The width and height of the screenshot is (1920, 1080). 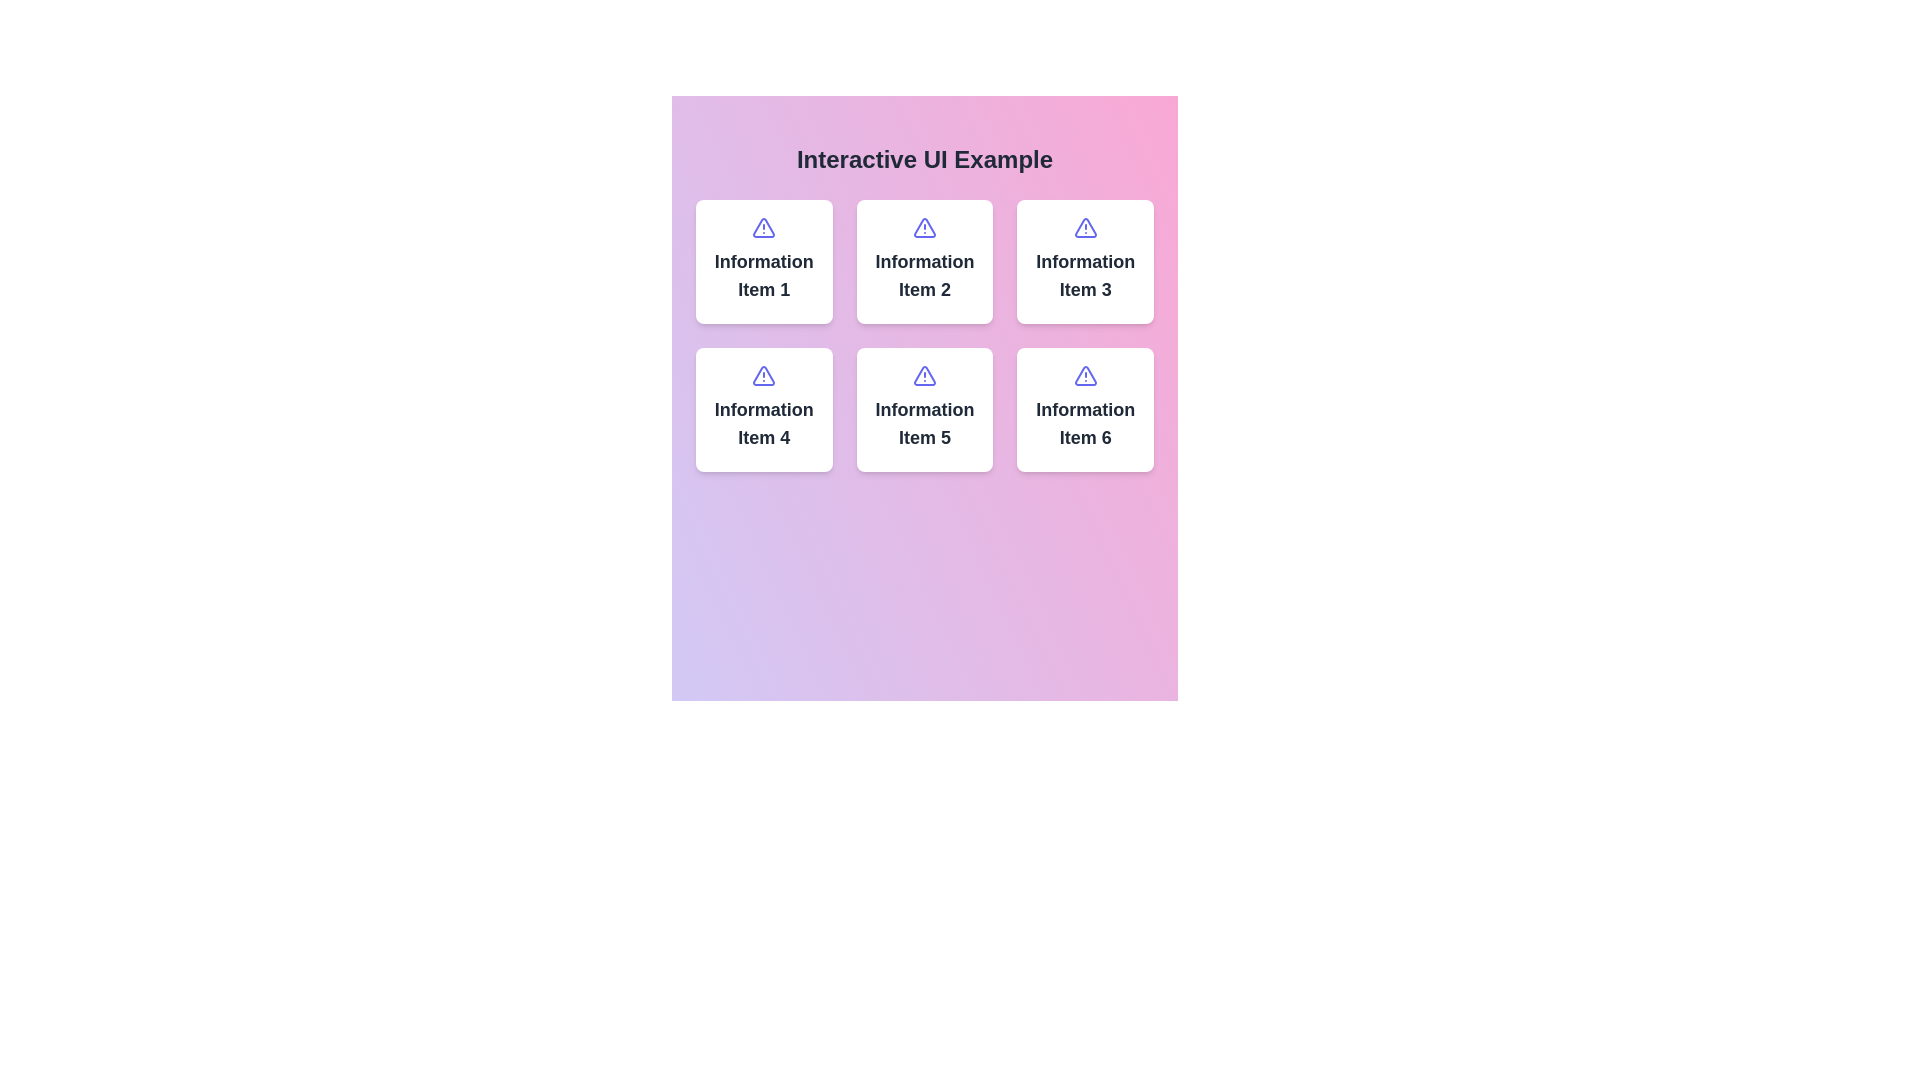 What do you see at coordinates (1084, 276) in the screenshot?
I see `the text label 'Information Item 3' which is styled in bold and centered formatting, located on a white background card below a purple triangular alert icon` at bounding box center [1084, 276].